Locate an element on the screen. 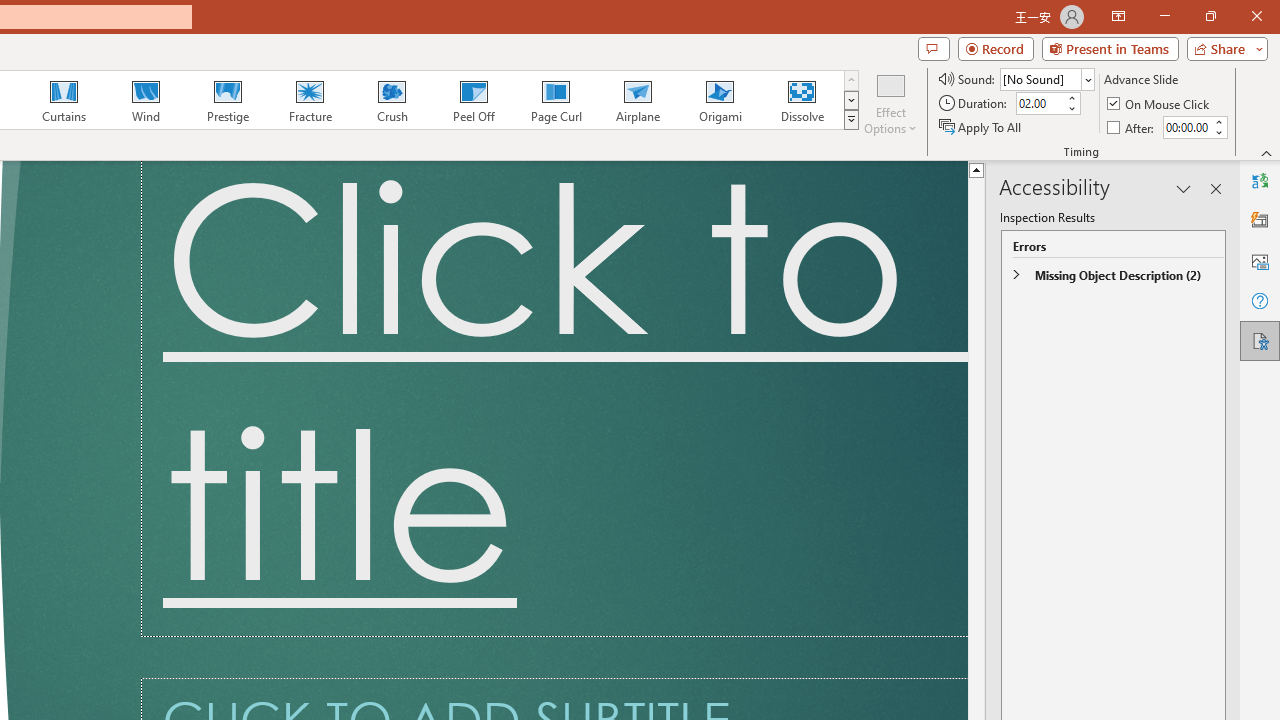 This screenshot has height=720, width=1280. 'Peel Off' is located at coordinates (472, 100).